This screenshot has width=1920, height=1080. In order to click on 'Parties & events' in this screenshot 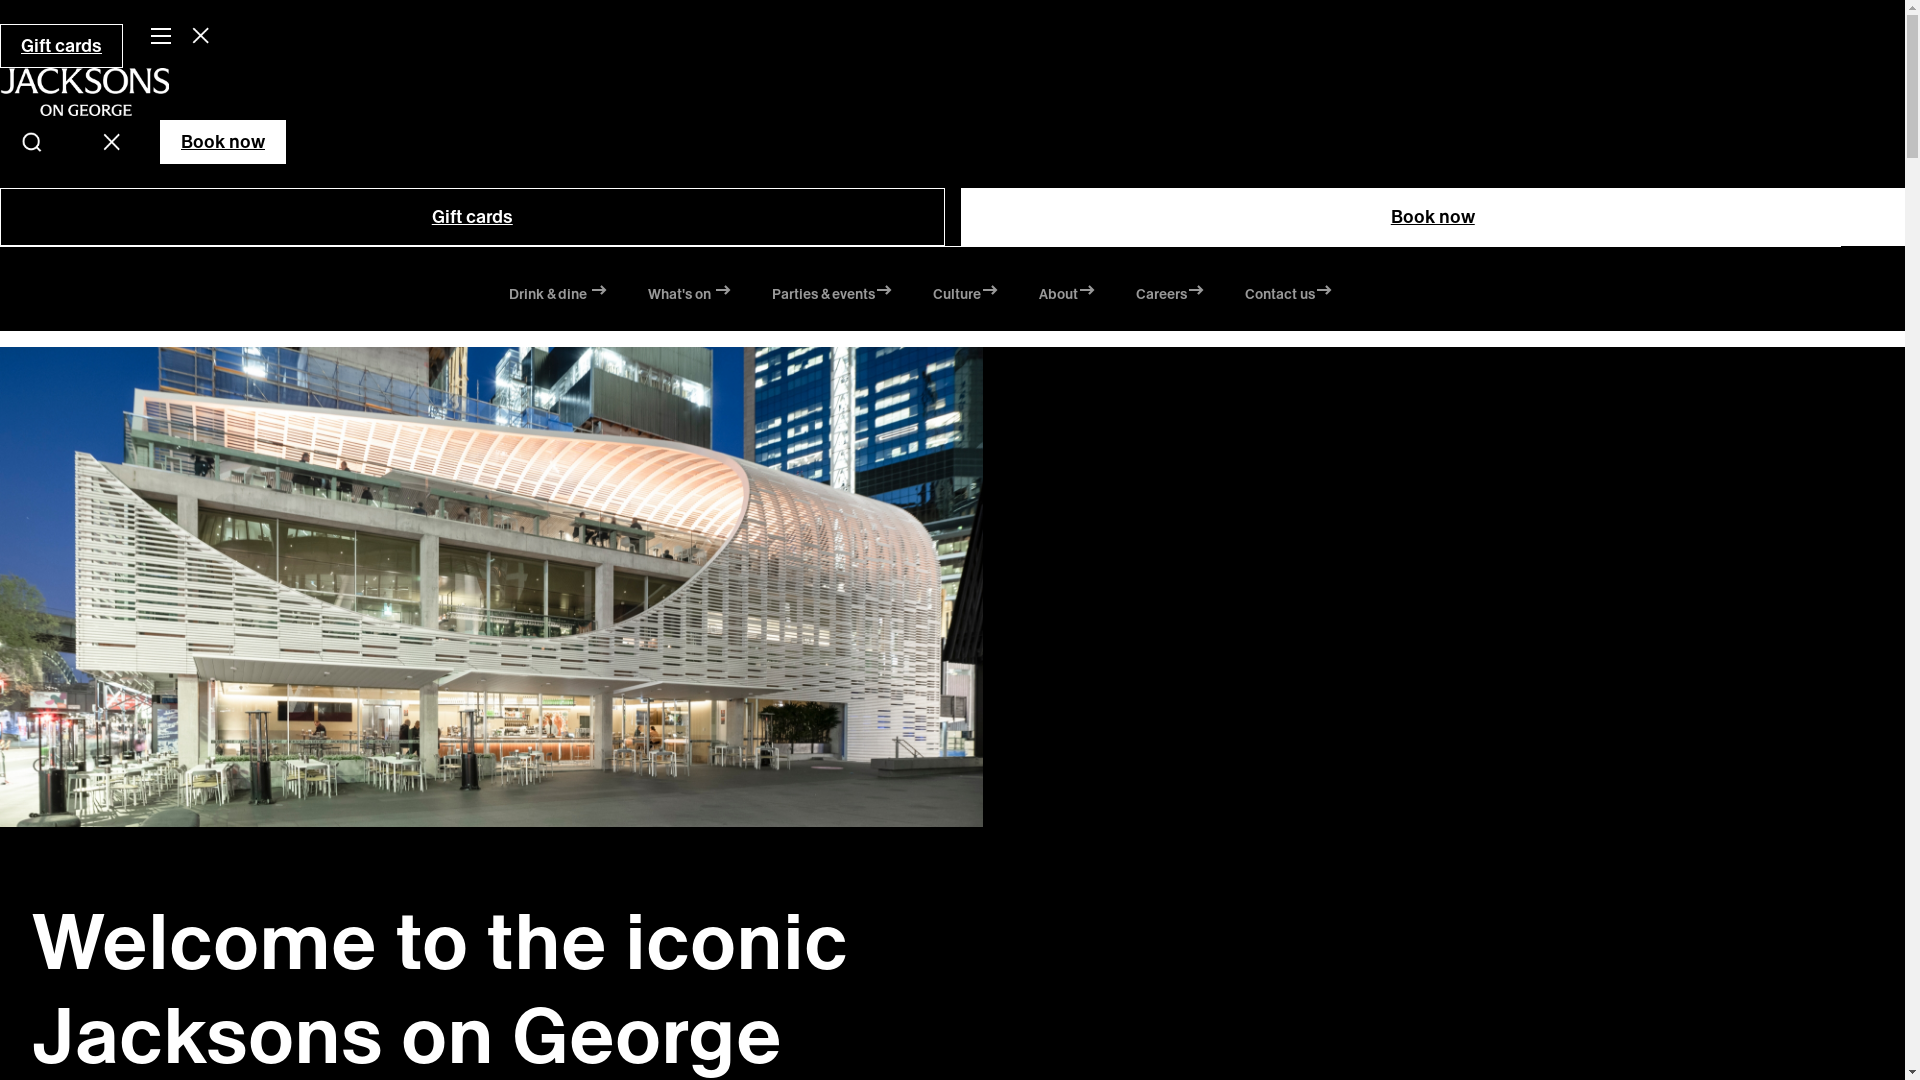, I will do `click(832, 297)`.